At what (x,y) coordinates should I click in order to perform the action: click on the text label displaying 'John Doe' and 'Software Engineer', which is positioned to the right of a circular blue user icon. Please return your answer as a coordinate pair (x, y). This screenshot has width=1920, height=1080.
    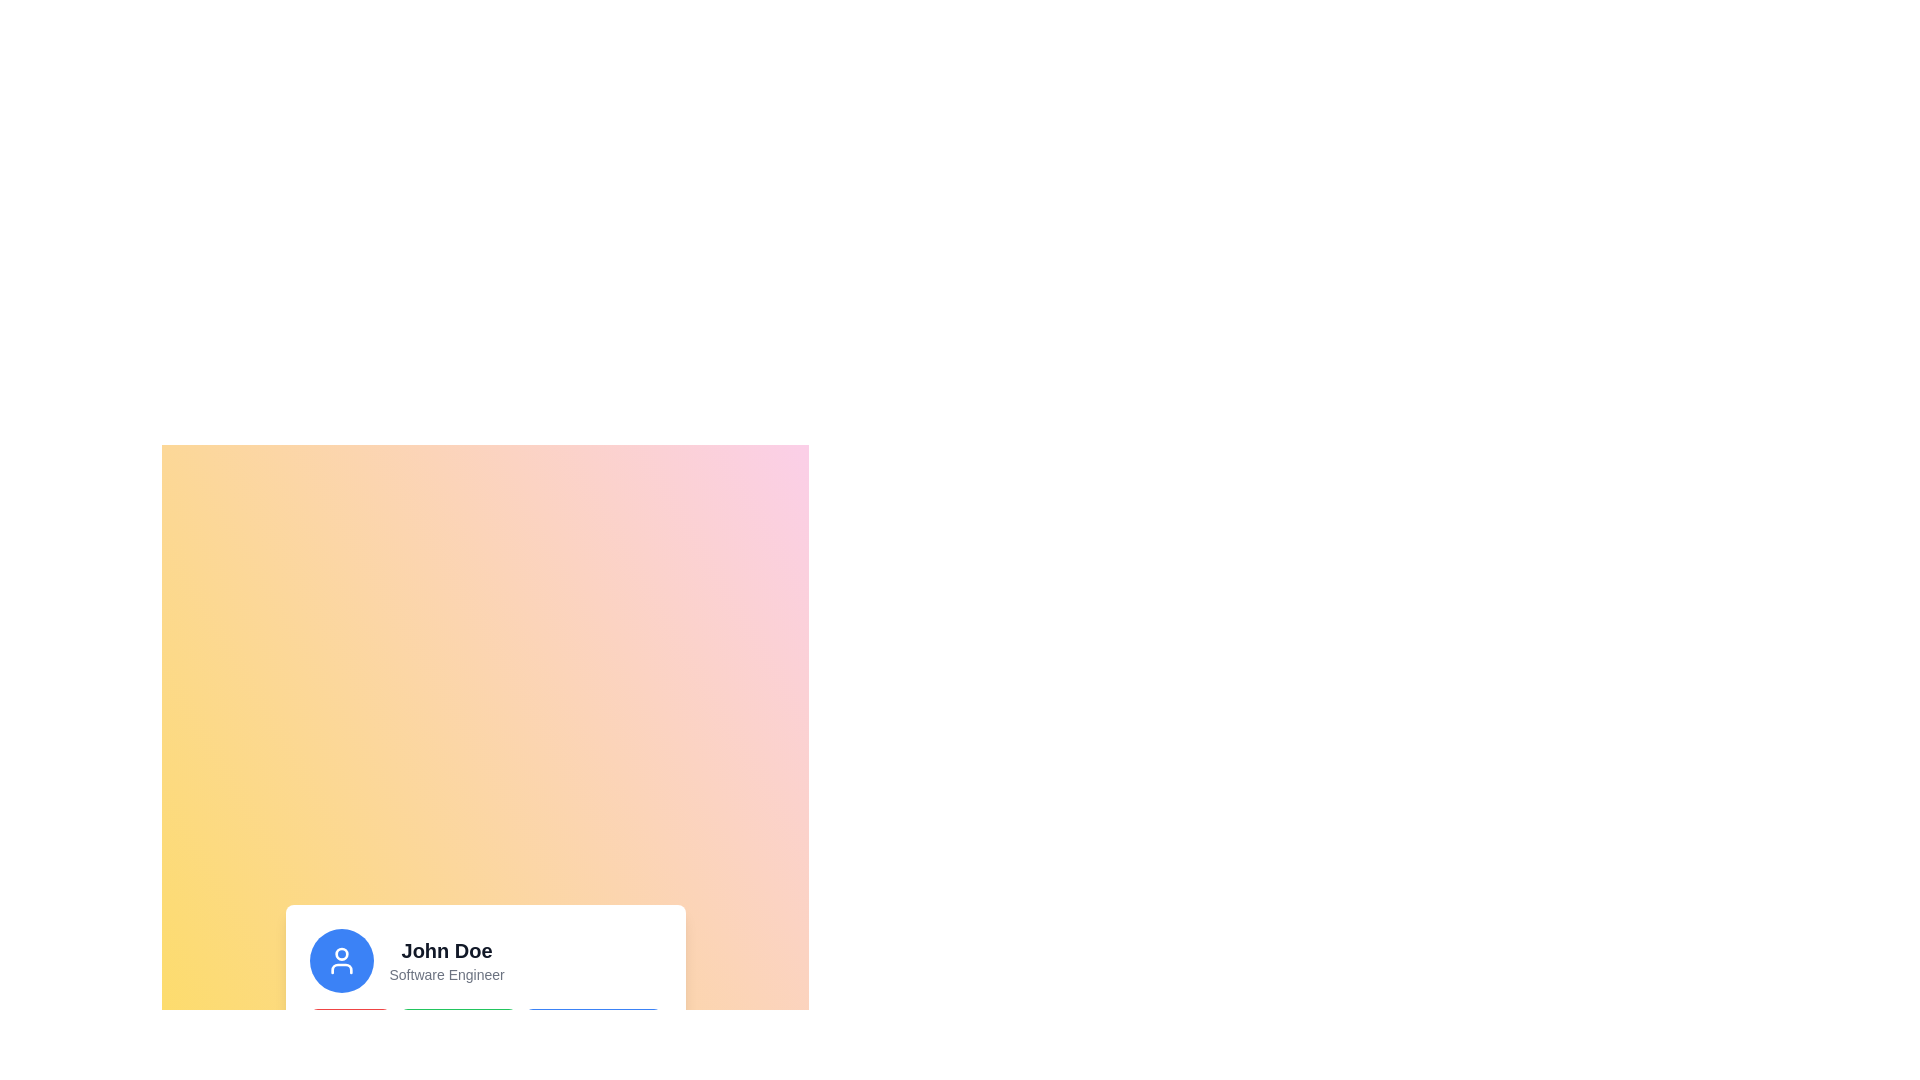
    Looking at the image, I should click on (446, 959).